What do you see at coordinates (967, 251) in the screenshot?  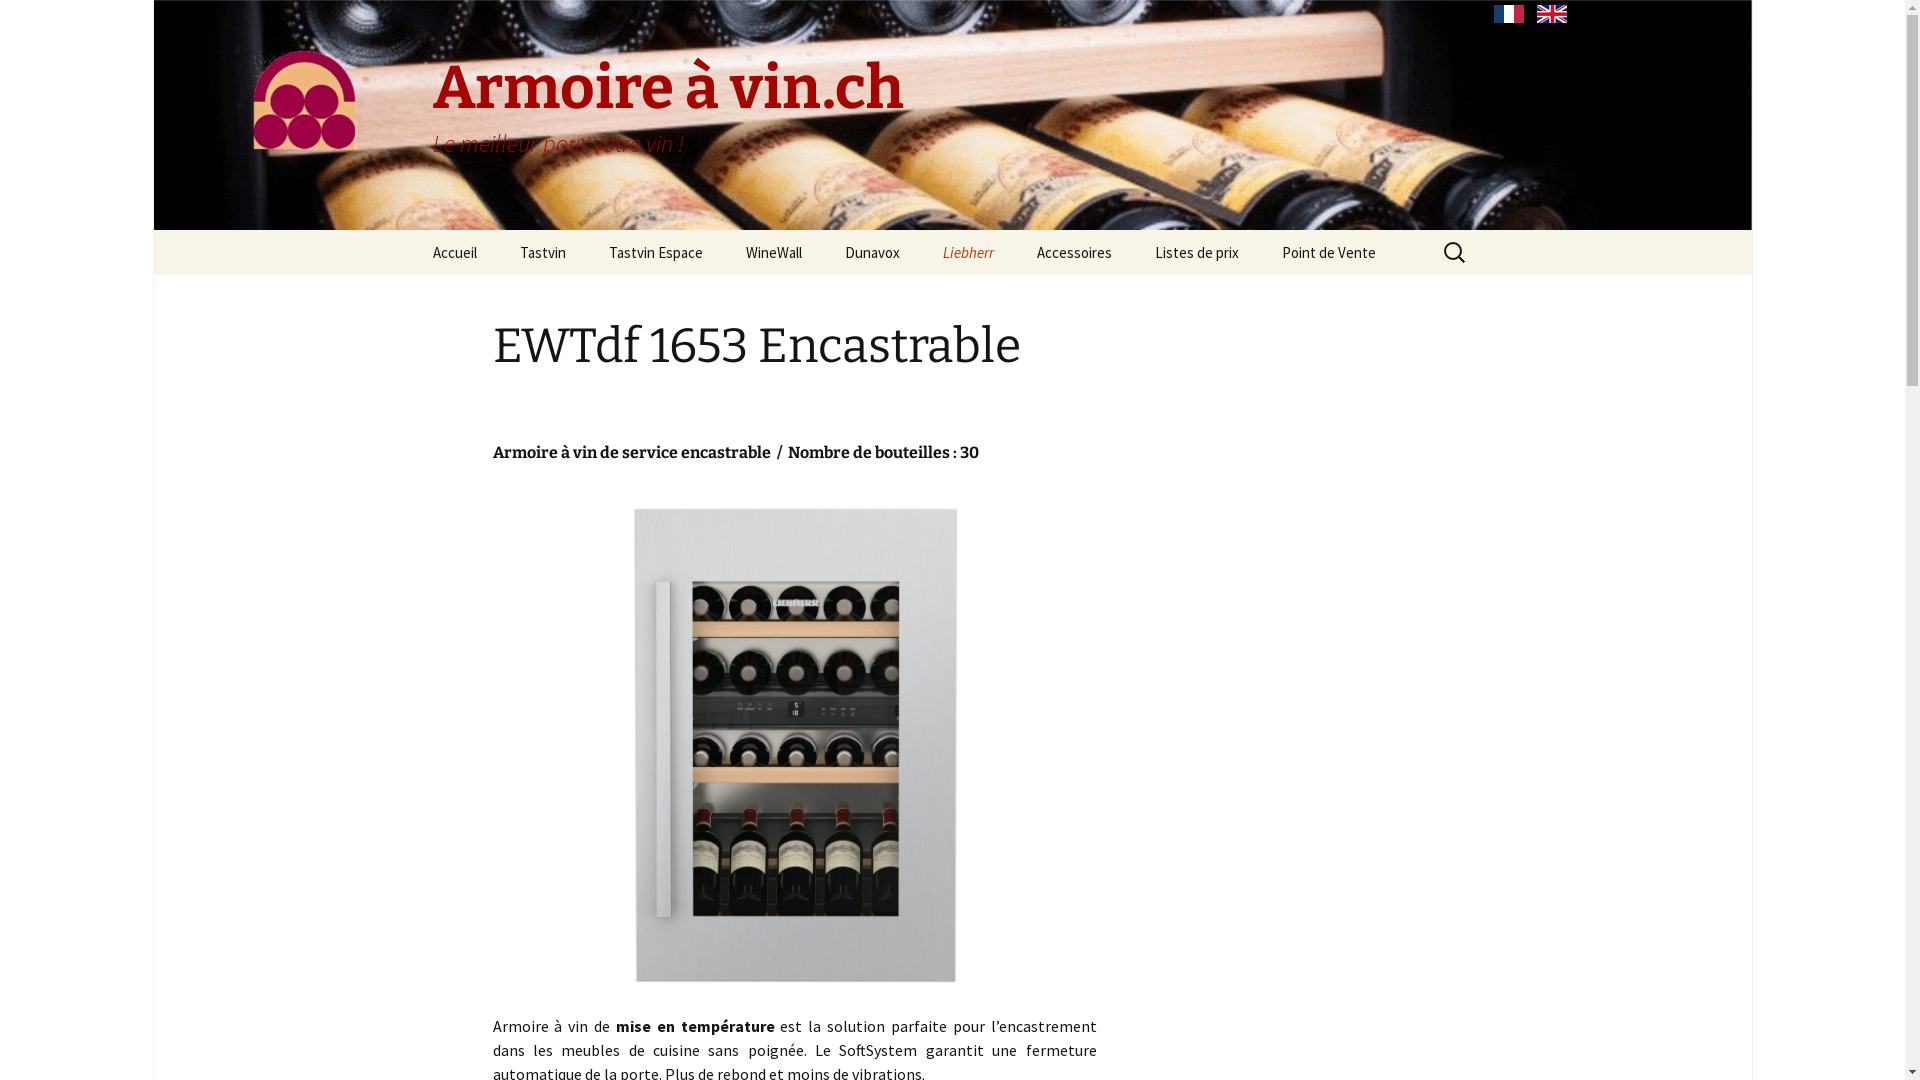 I see `'Liebherr'` at bounding box center [967, 251].